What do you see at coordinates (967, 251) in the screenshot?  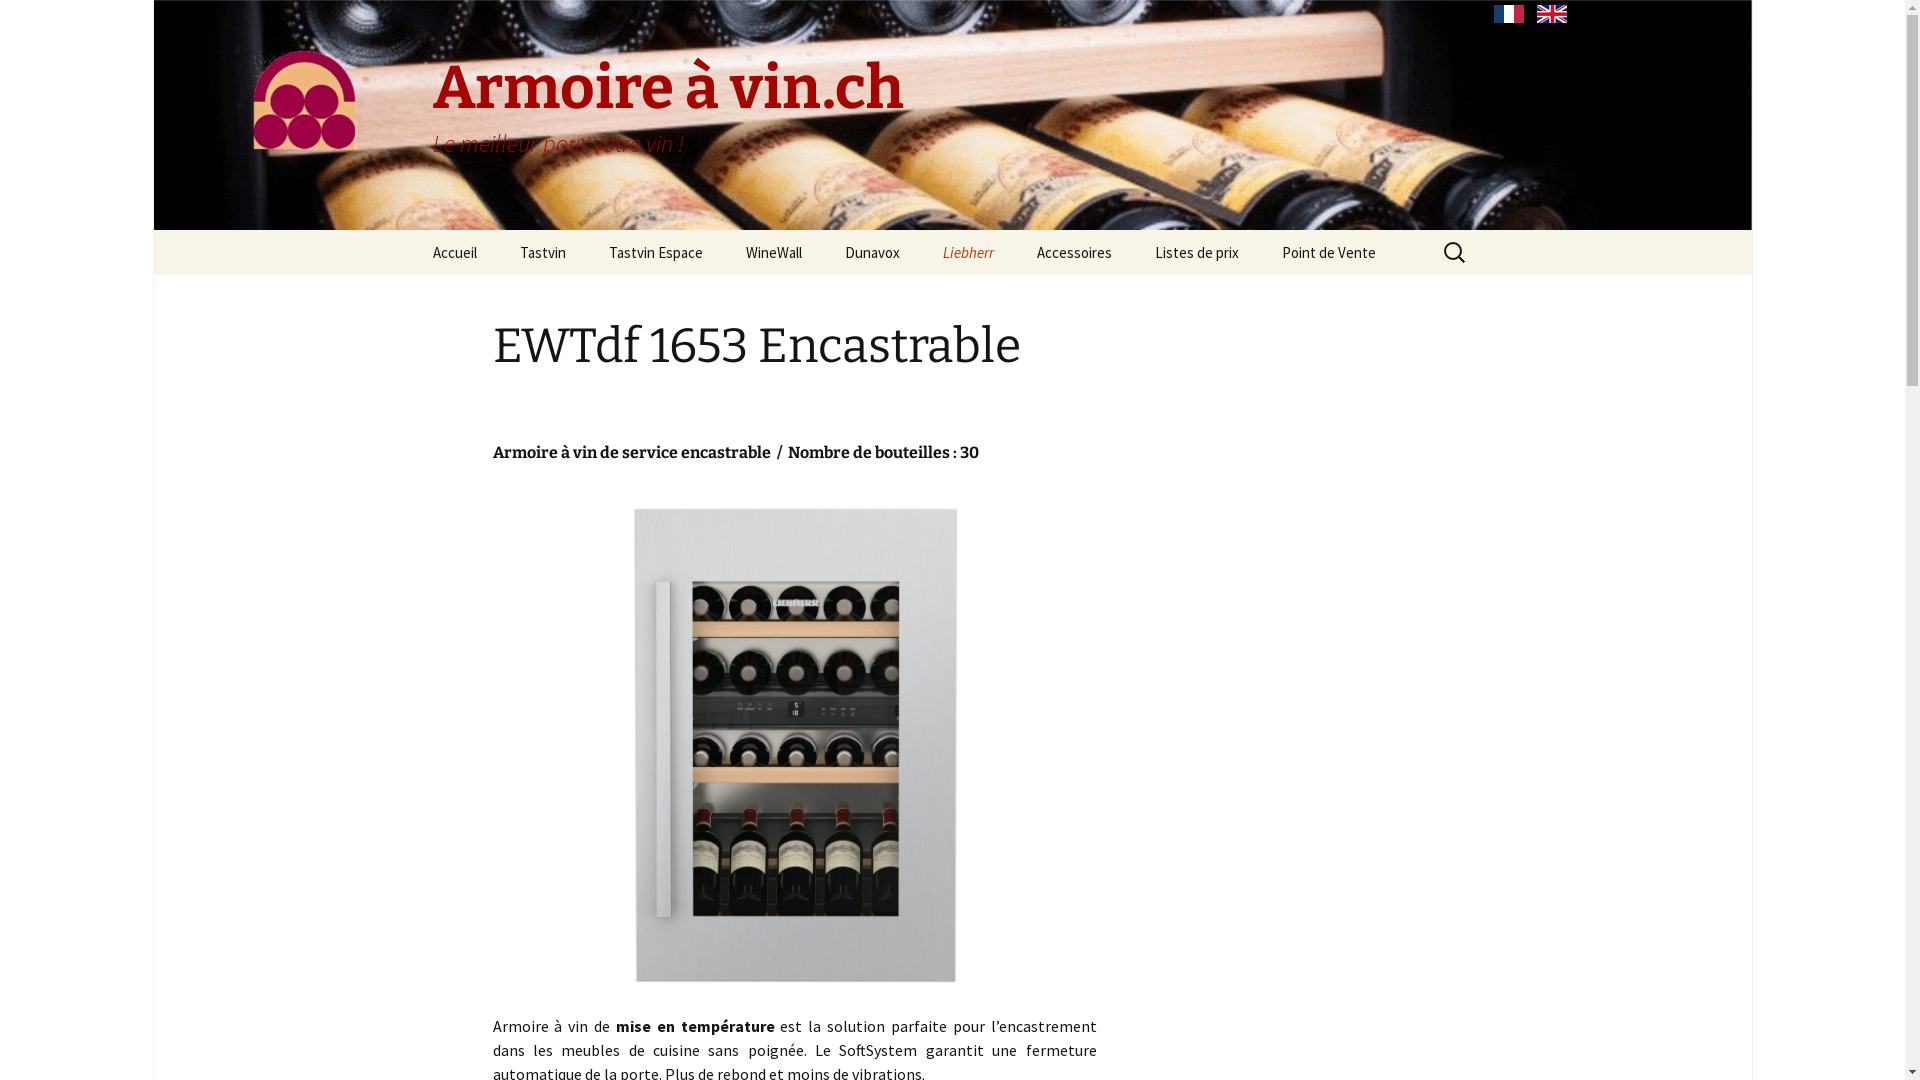 I see `'Liebherr'` at bounding box center [967, 251].